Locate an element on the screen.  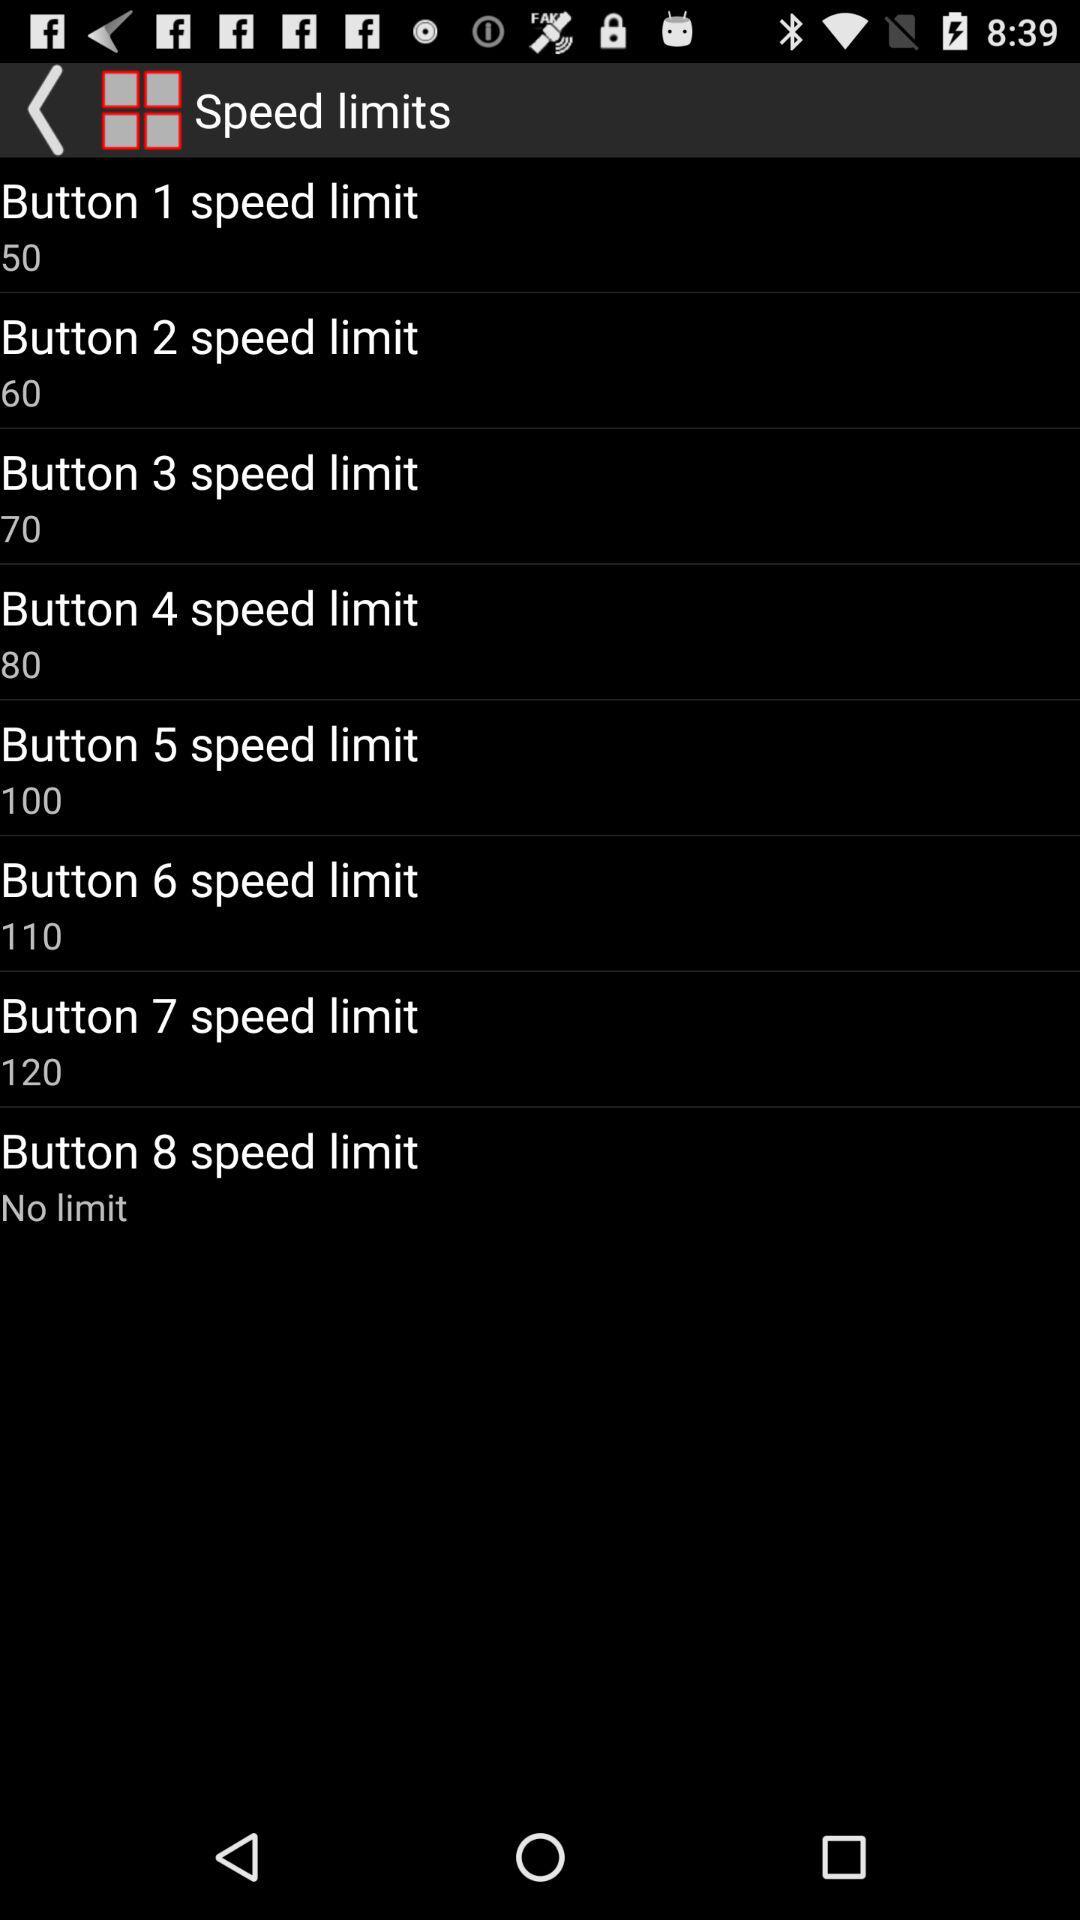
110 item is located at coordinates (31, 934).